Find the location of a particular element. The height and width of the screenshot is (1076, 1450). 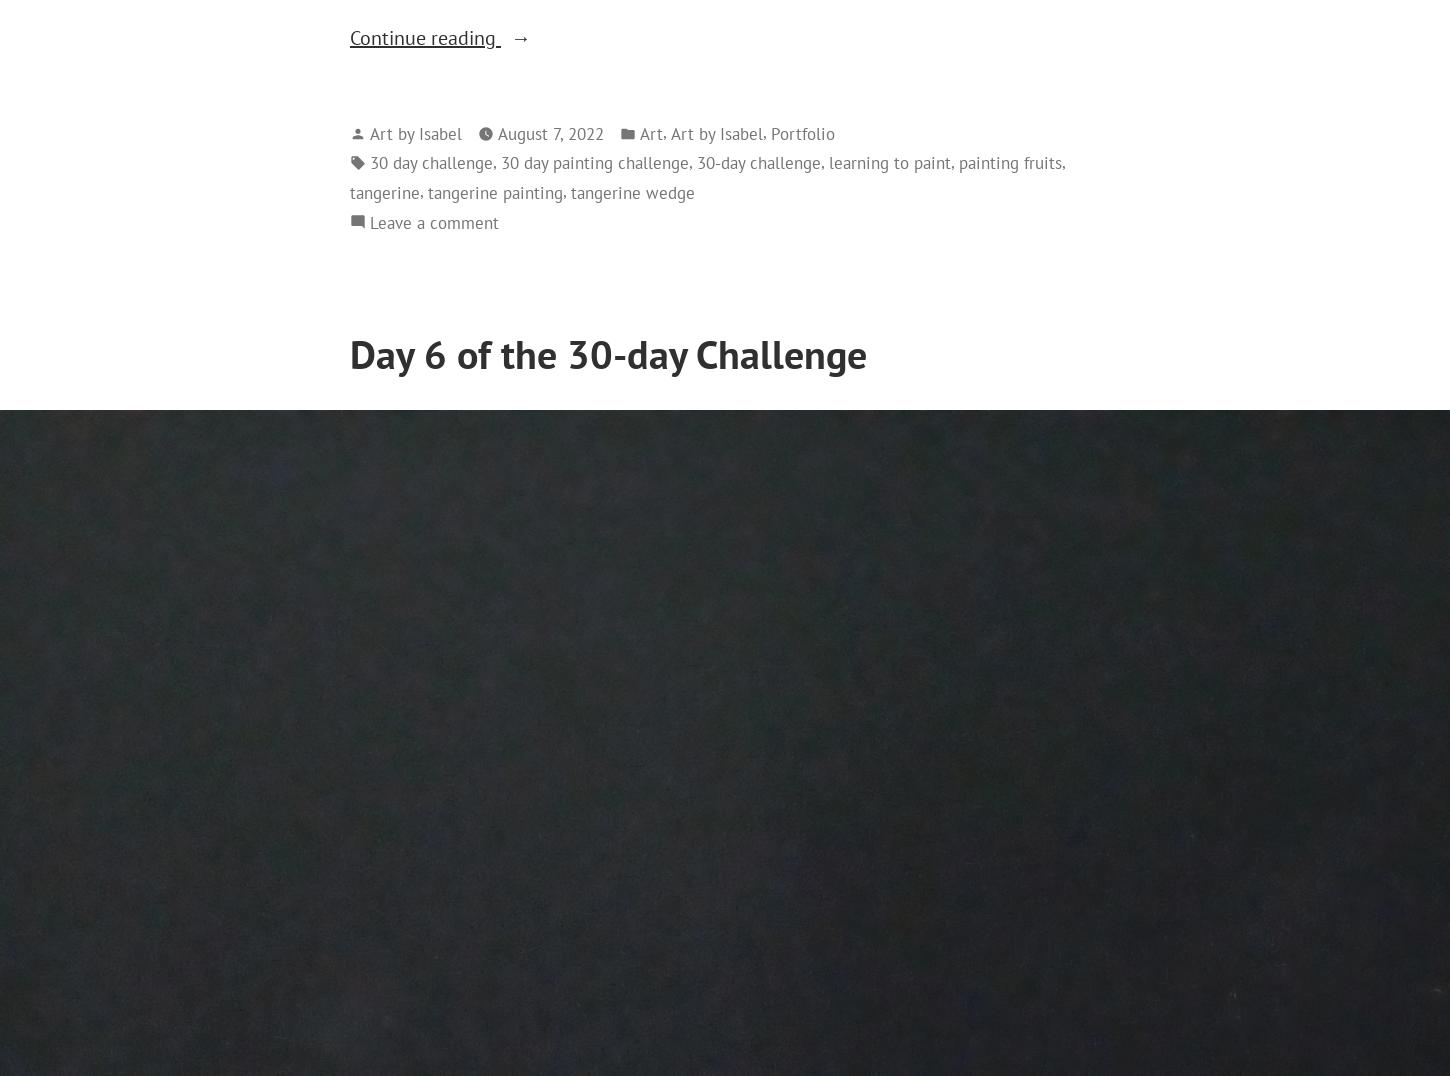

'Portfolio' is located at coordinates (803, 131).